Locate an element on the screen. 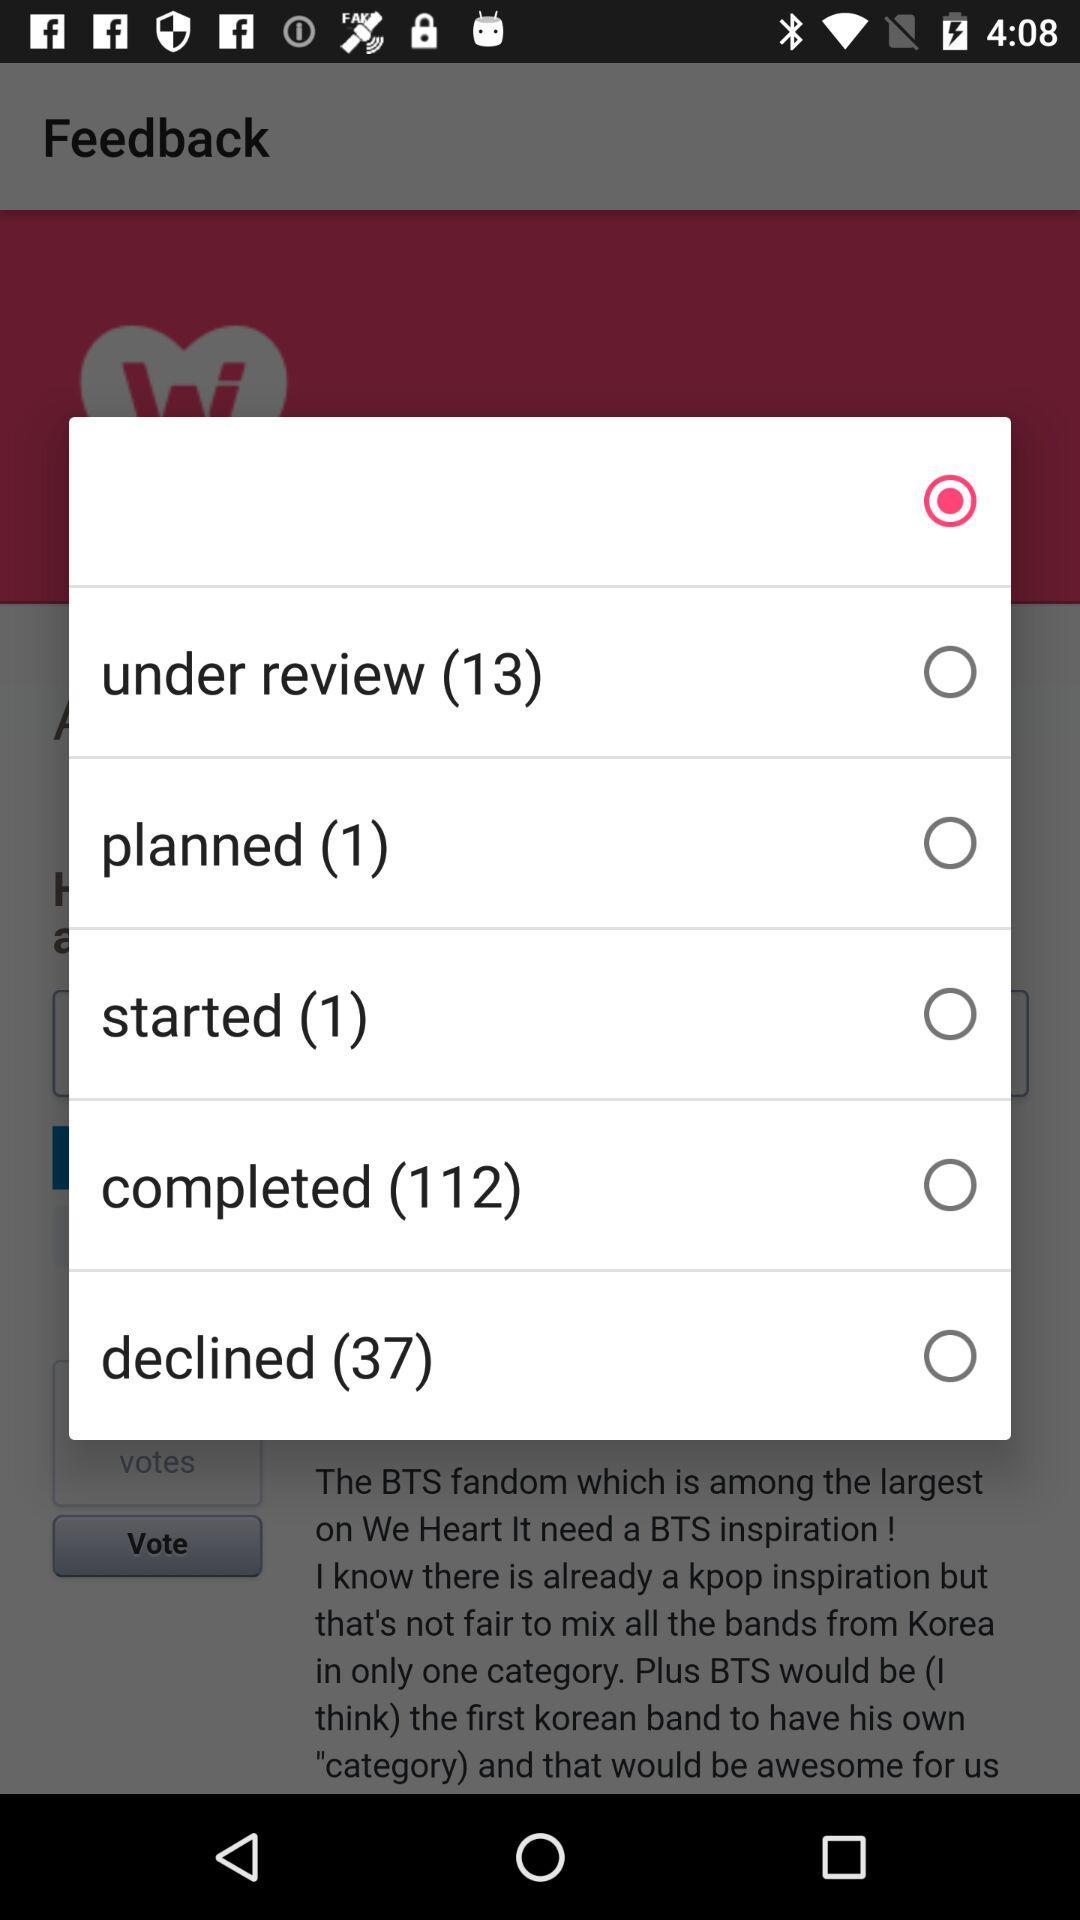  the under review (13) item is located at coordinates (540, 672).